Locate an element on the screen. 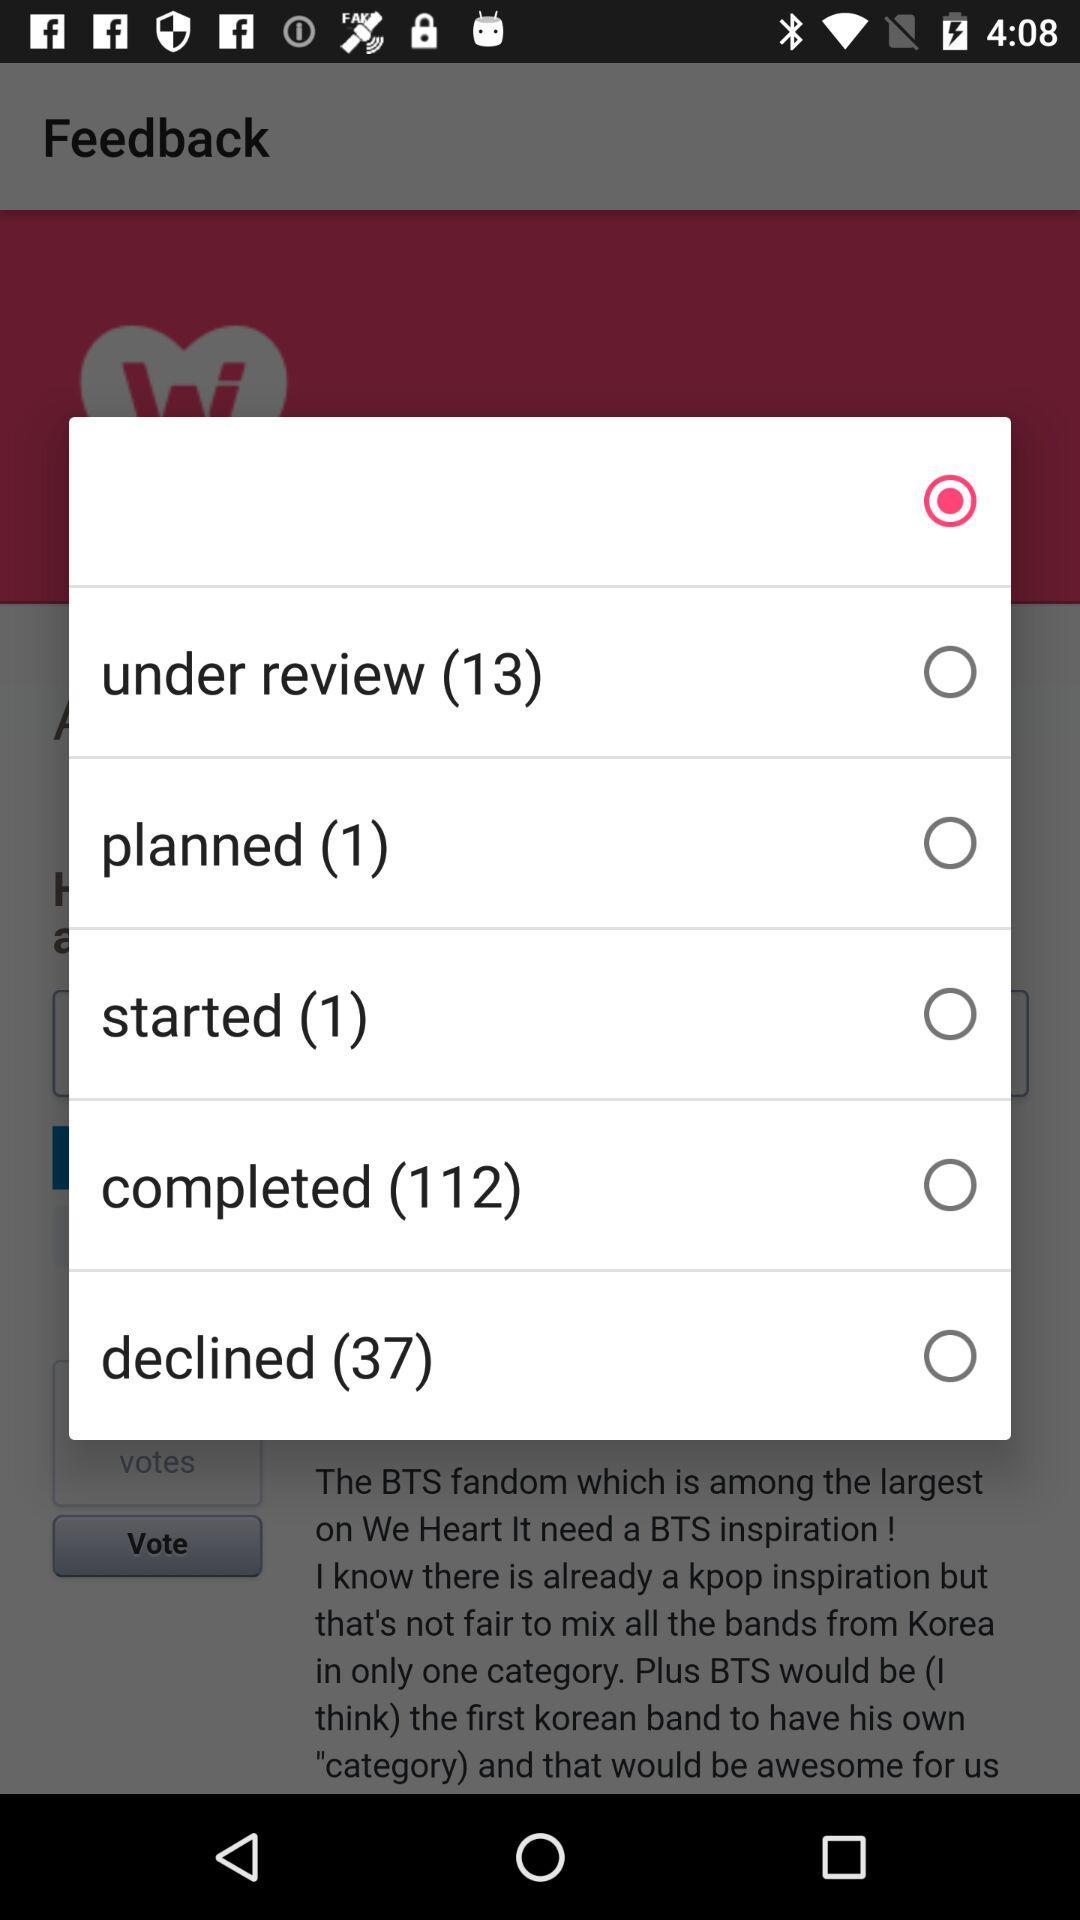  the under review (13) item is located at coordinates (540, 672).